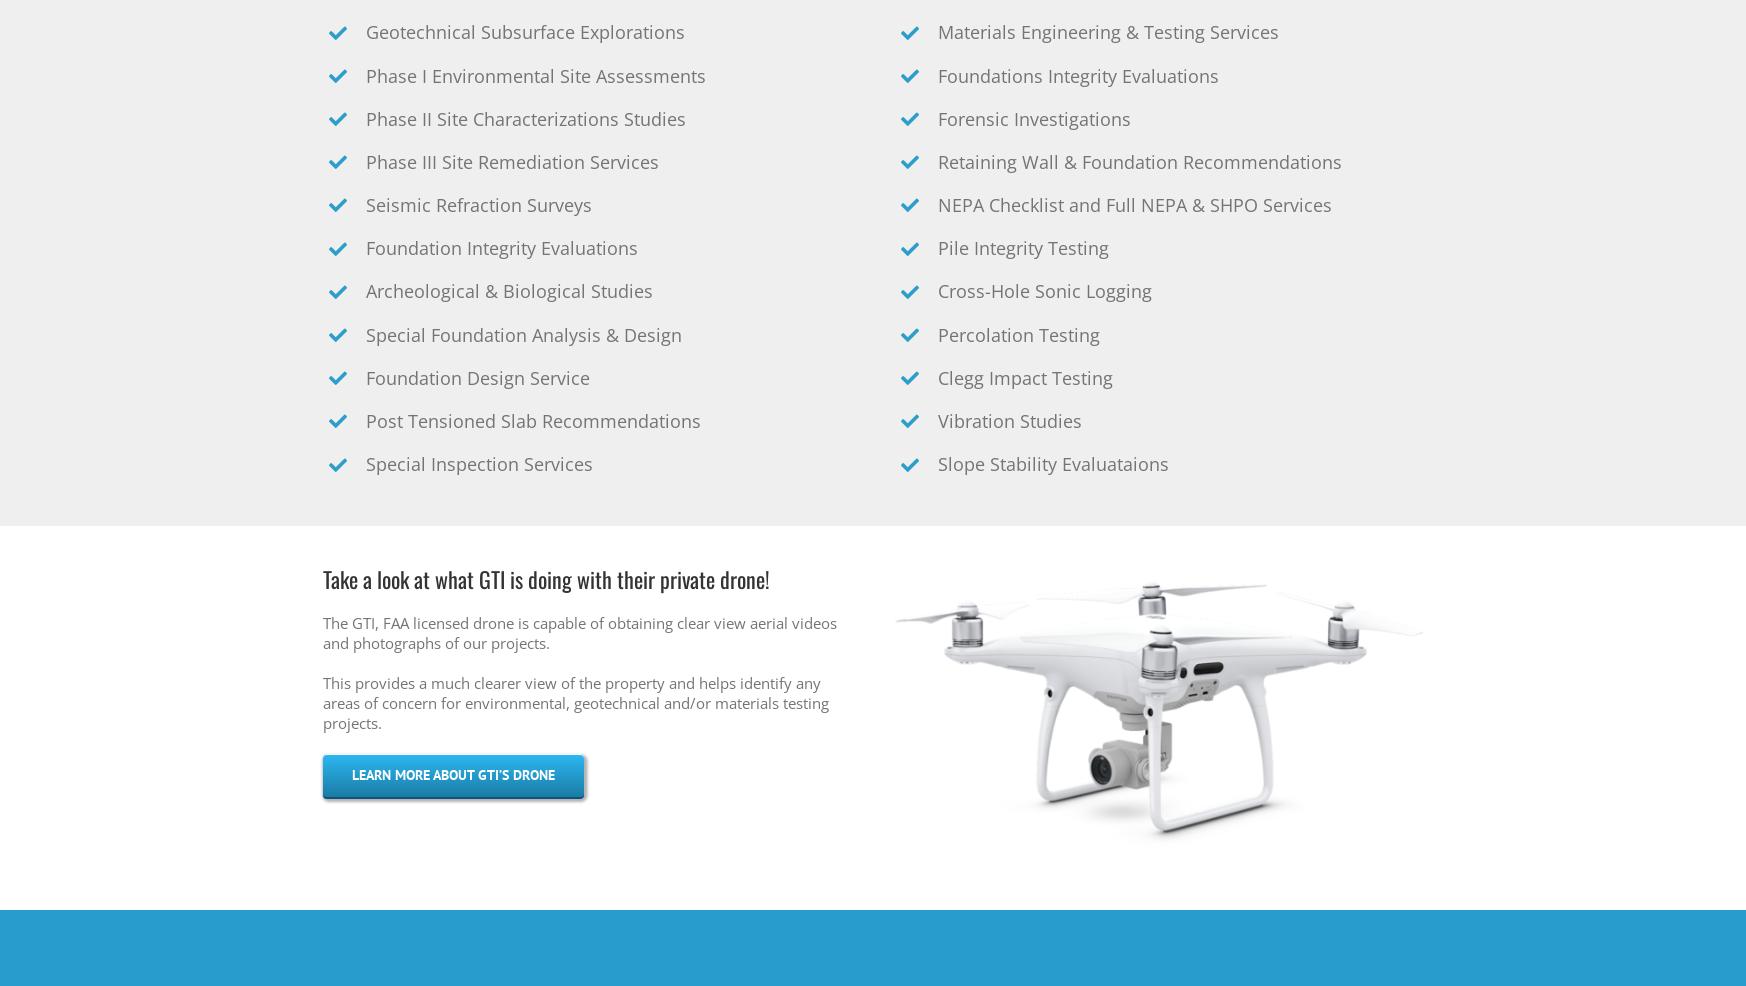 This screenshot has height=986, width=1746. I want to click on 'Forensic Investigations', so click(1034, 119).